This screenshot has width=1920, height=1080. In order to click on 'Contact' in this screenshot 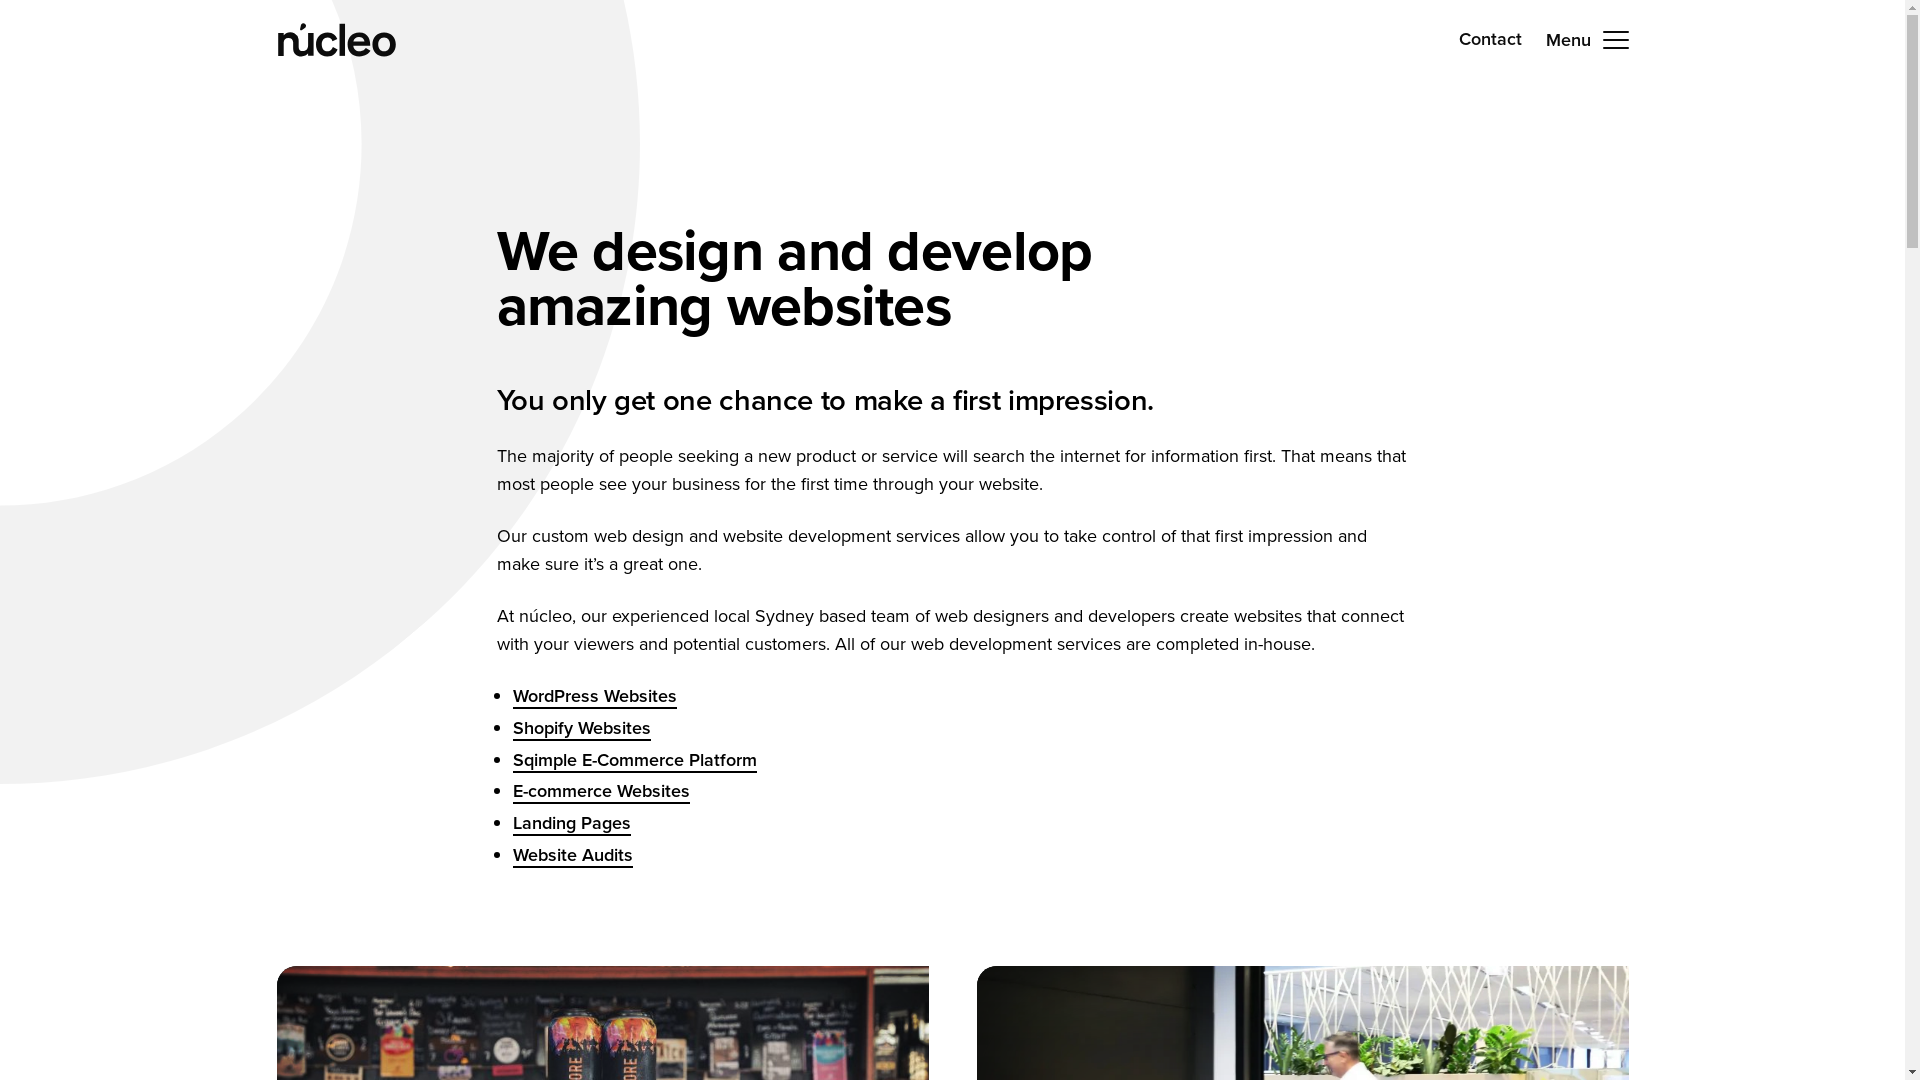, I will do `click(1489, 39)`.